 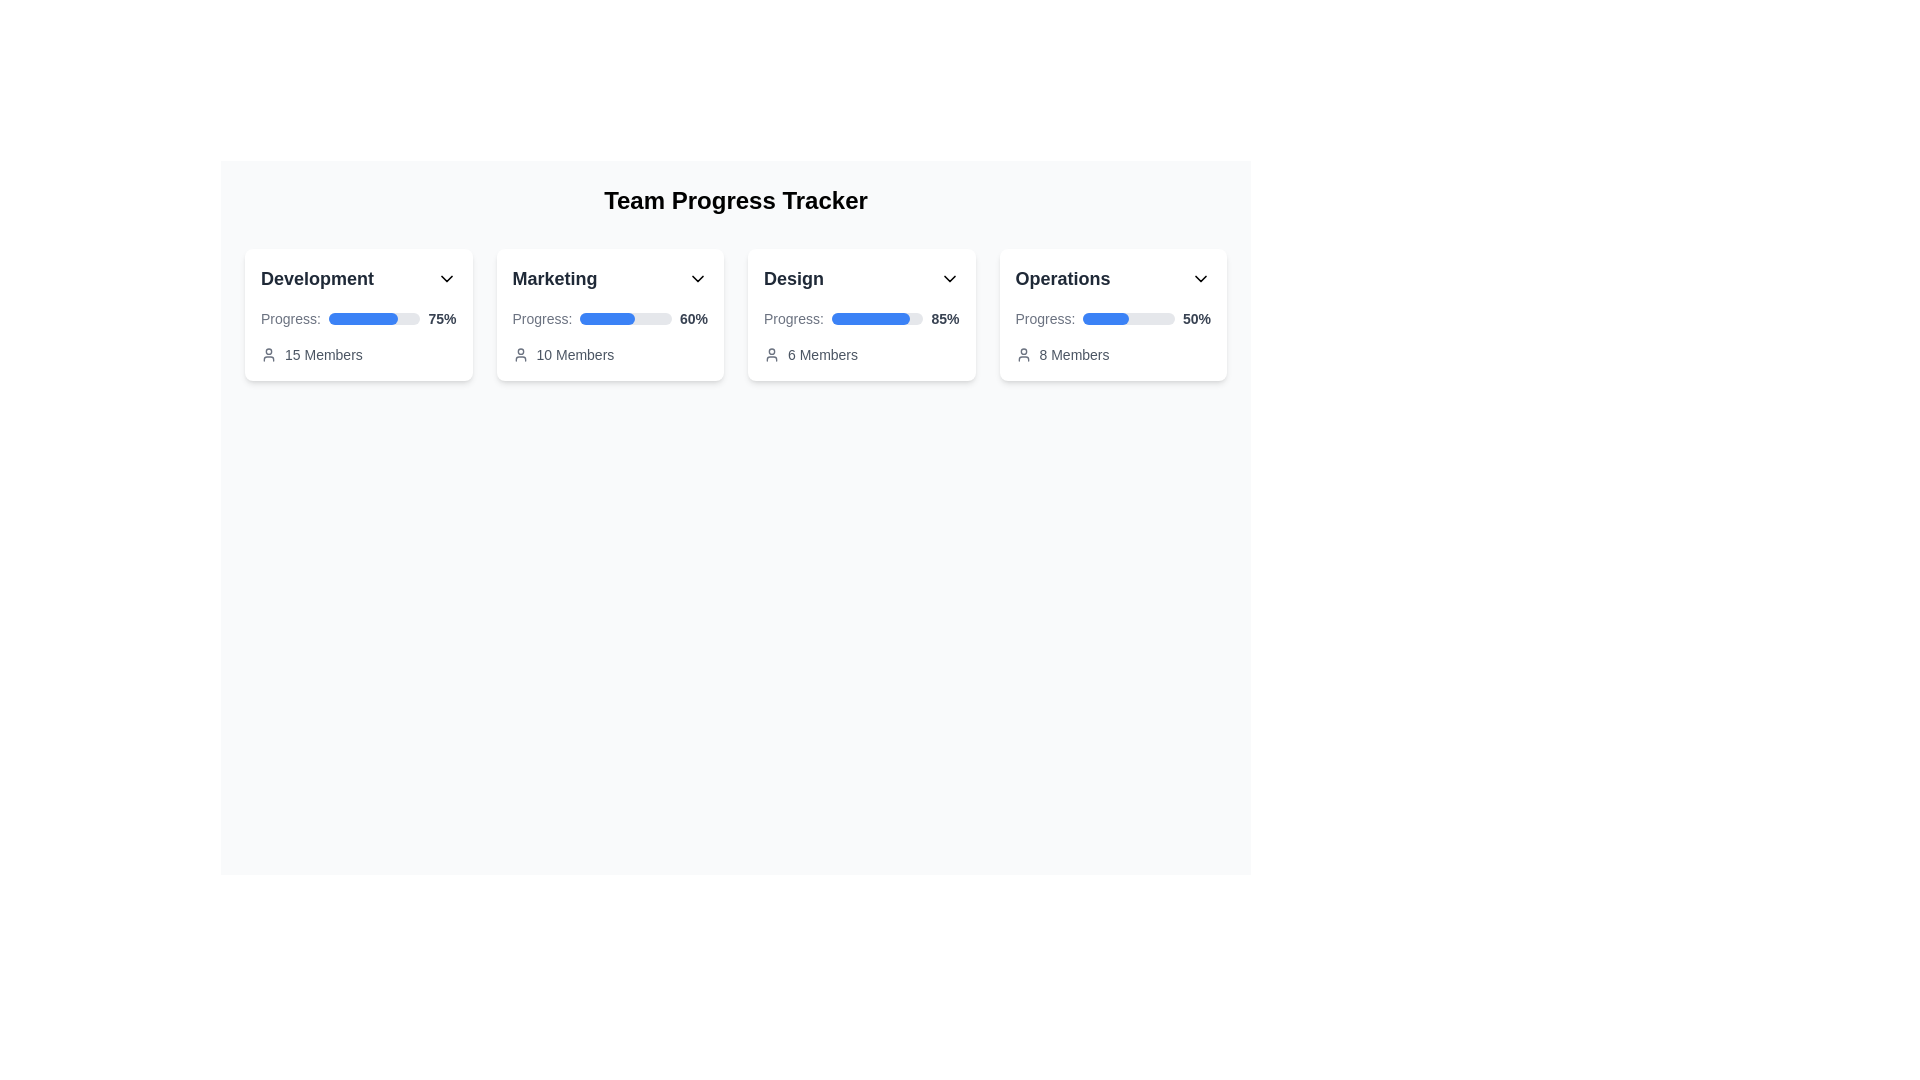 I want to click on the progress bar indicating 50% completion in the 'Operations' section of the 'Team Progress Tracker', so click(x=1129, y=318).